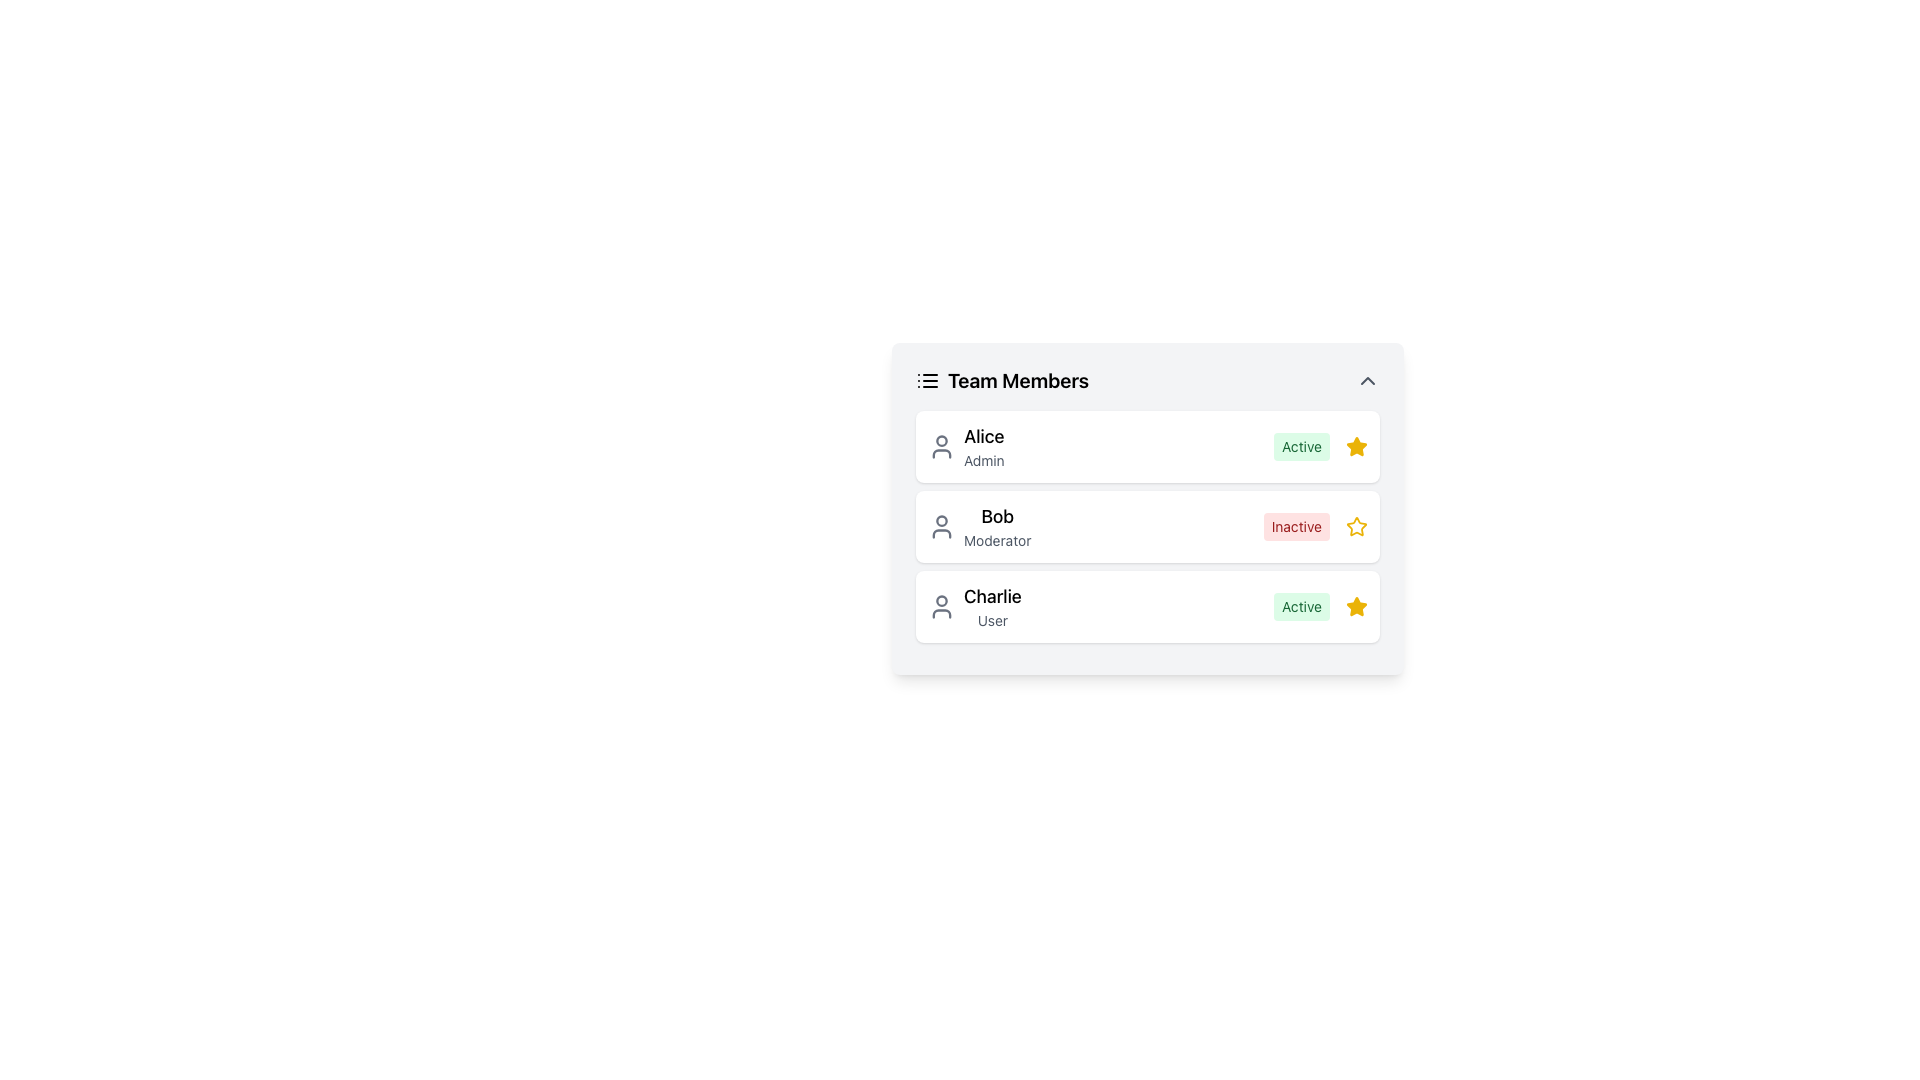  What do you see at coordinates (1367, 381) in the screenshot?
I see `the collapse button (icon-based) located in the header section of the 'Team Members' panel` at bounding box center [1367, 381].